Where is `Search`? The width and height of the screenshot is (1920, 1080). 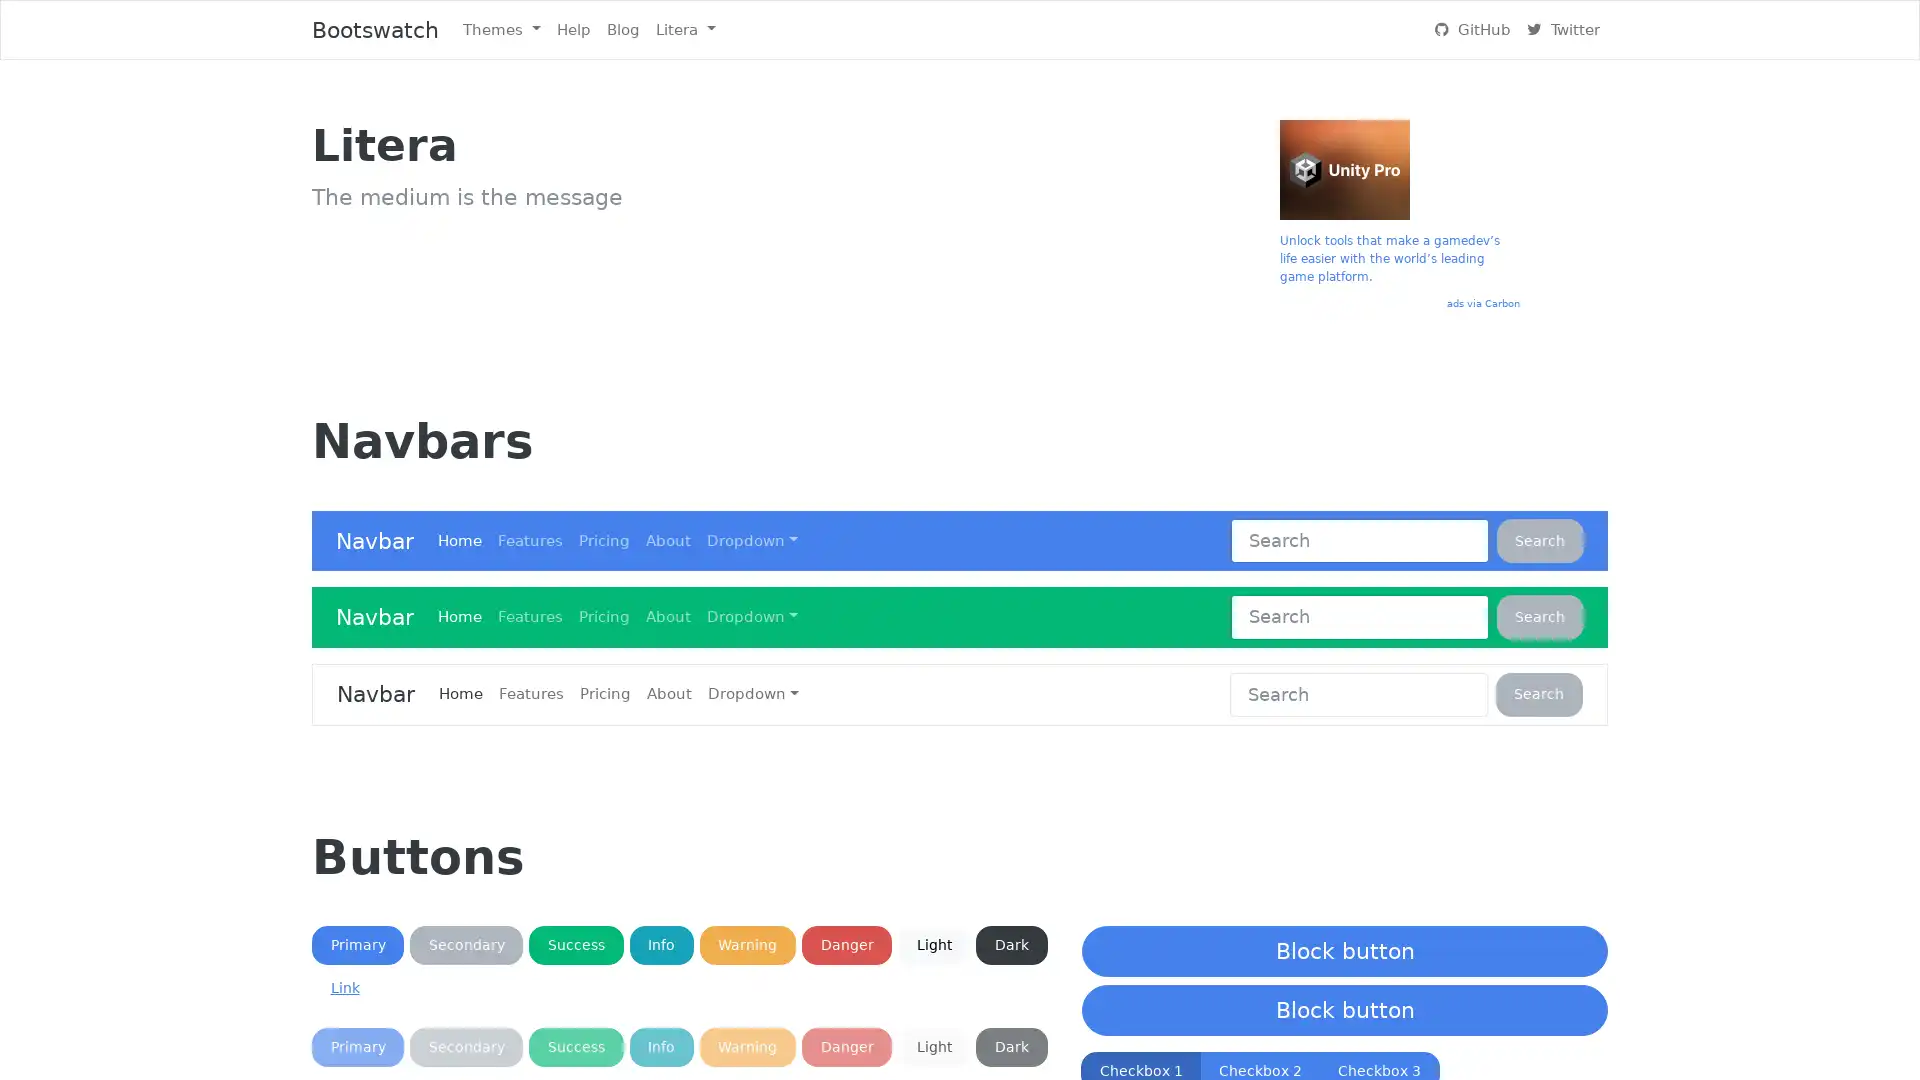
Search is located at coordinates (1539, 540).